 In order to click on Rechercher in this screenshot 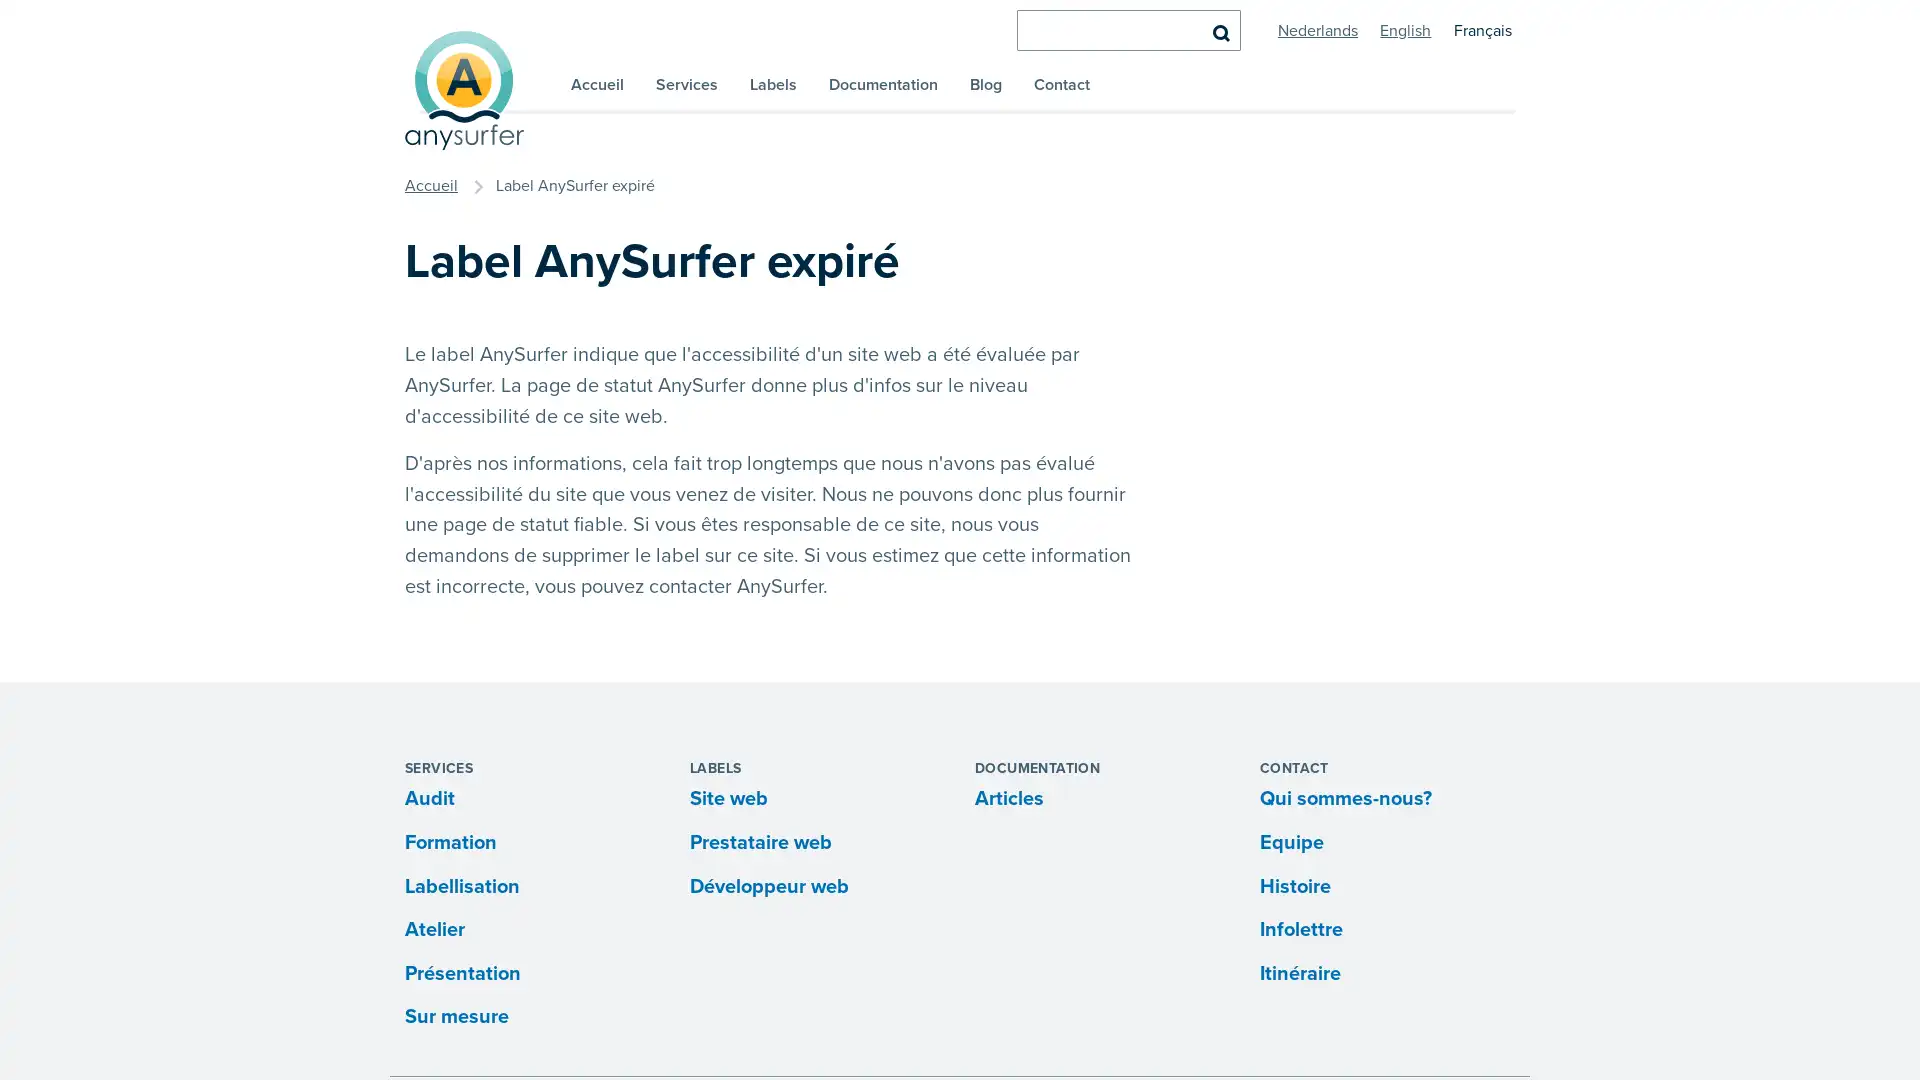, I will do `click(1218, 31)`.